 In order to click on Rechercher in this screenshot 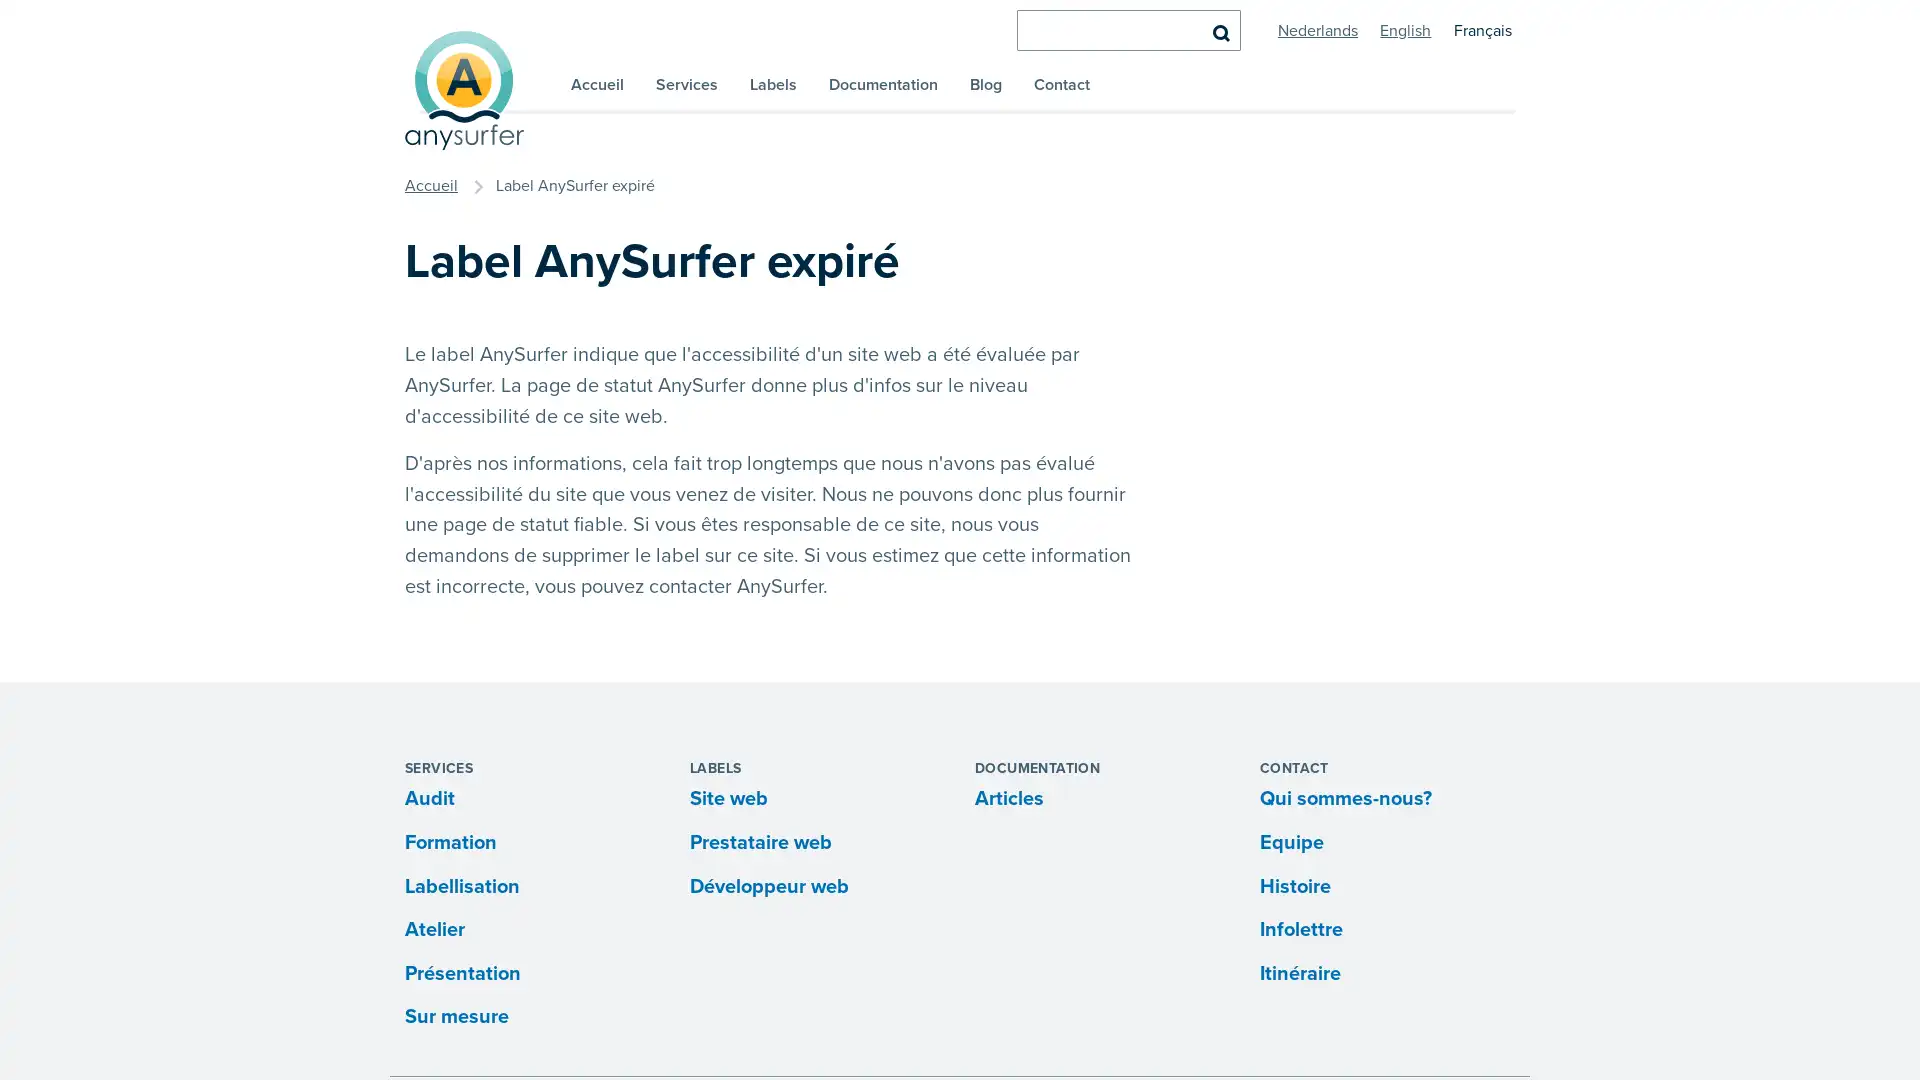, I will do `click(1218, 31)`.